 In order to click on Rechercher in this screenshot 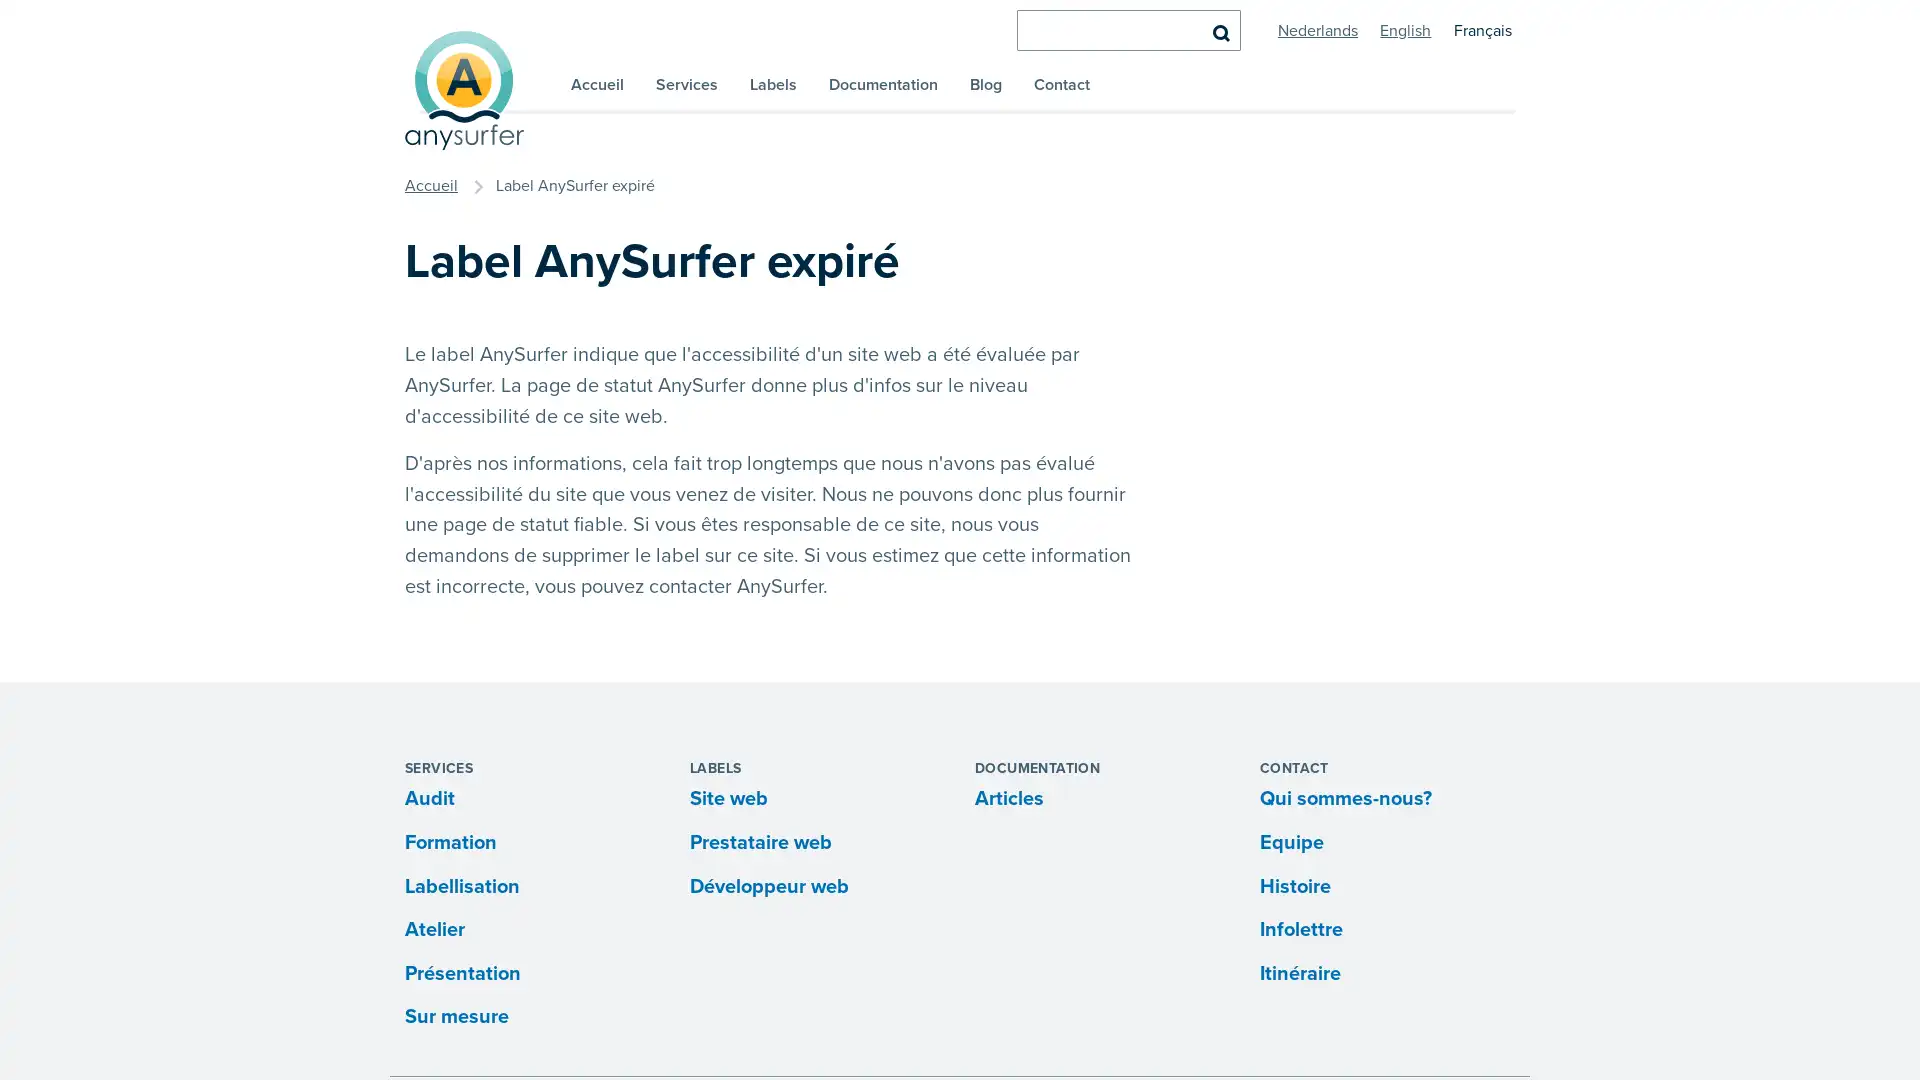, I will do `click(1218, 31)`.